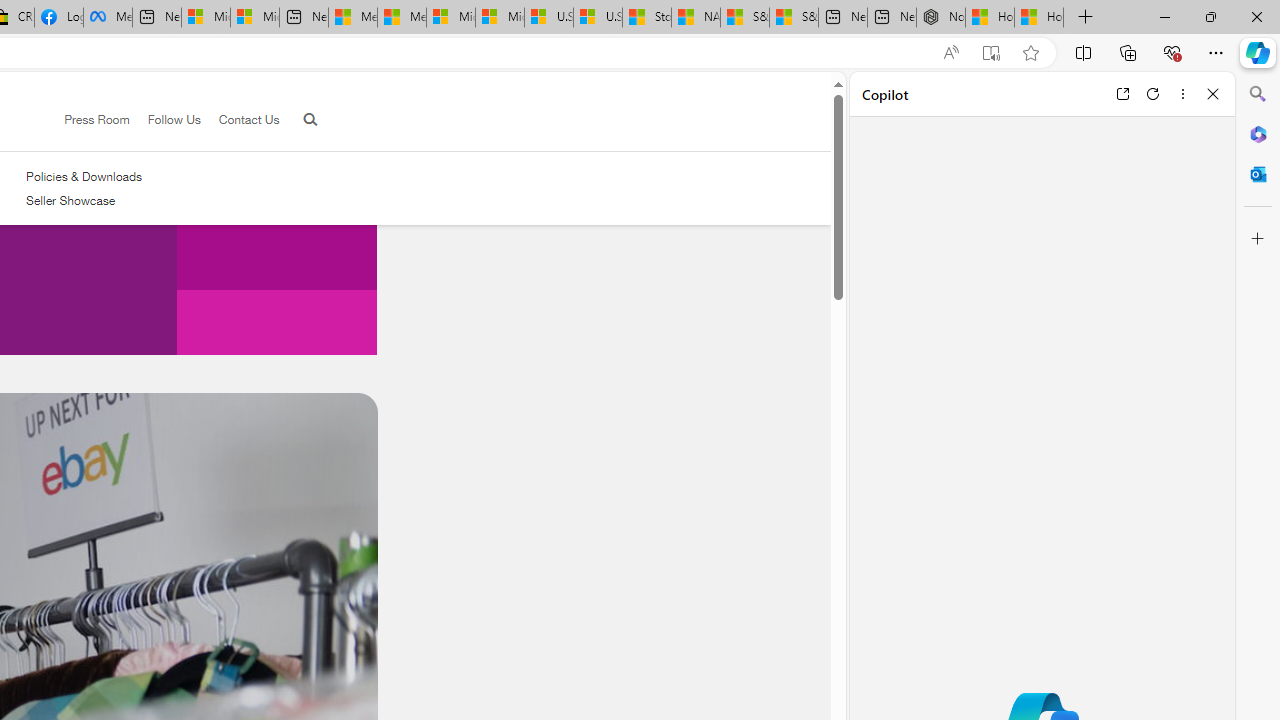 The image size is (1280, 720). Describe the element at coordinates (71, 200) in the screenshot. I see `'Seller Showcase'` at that location.